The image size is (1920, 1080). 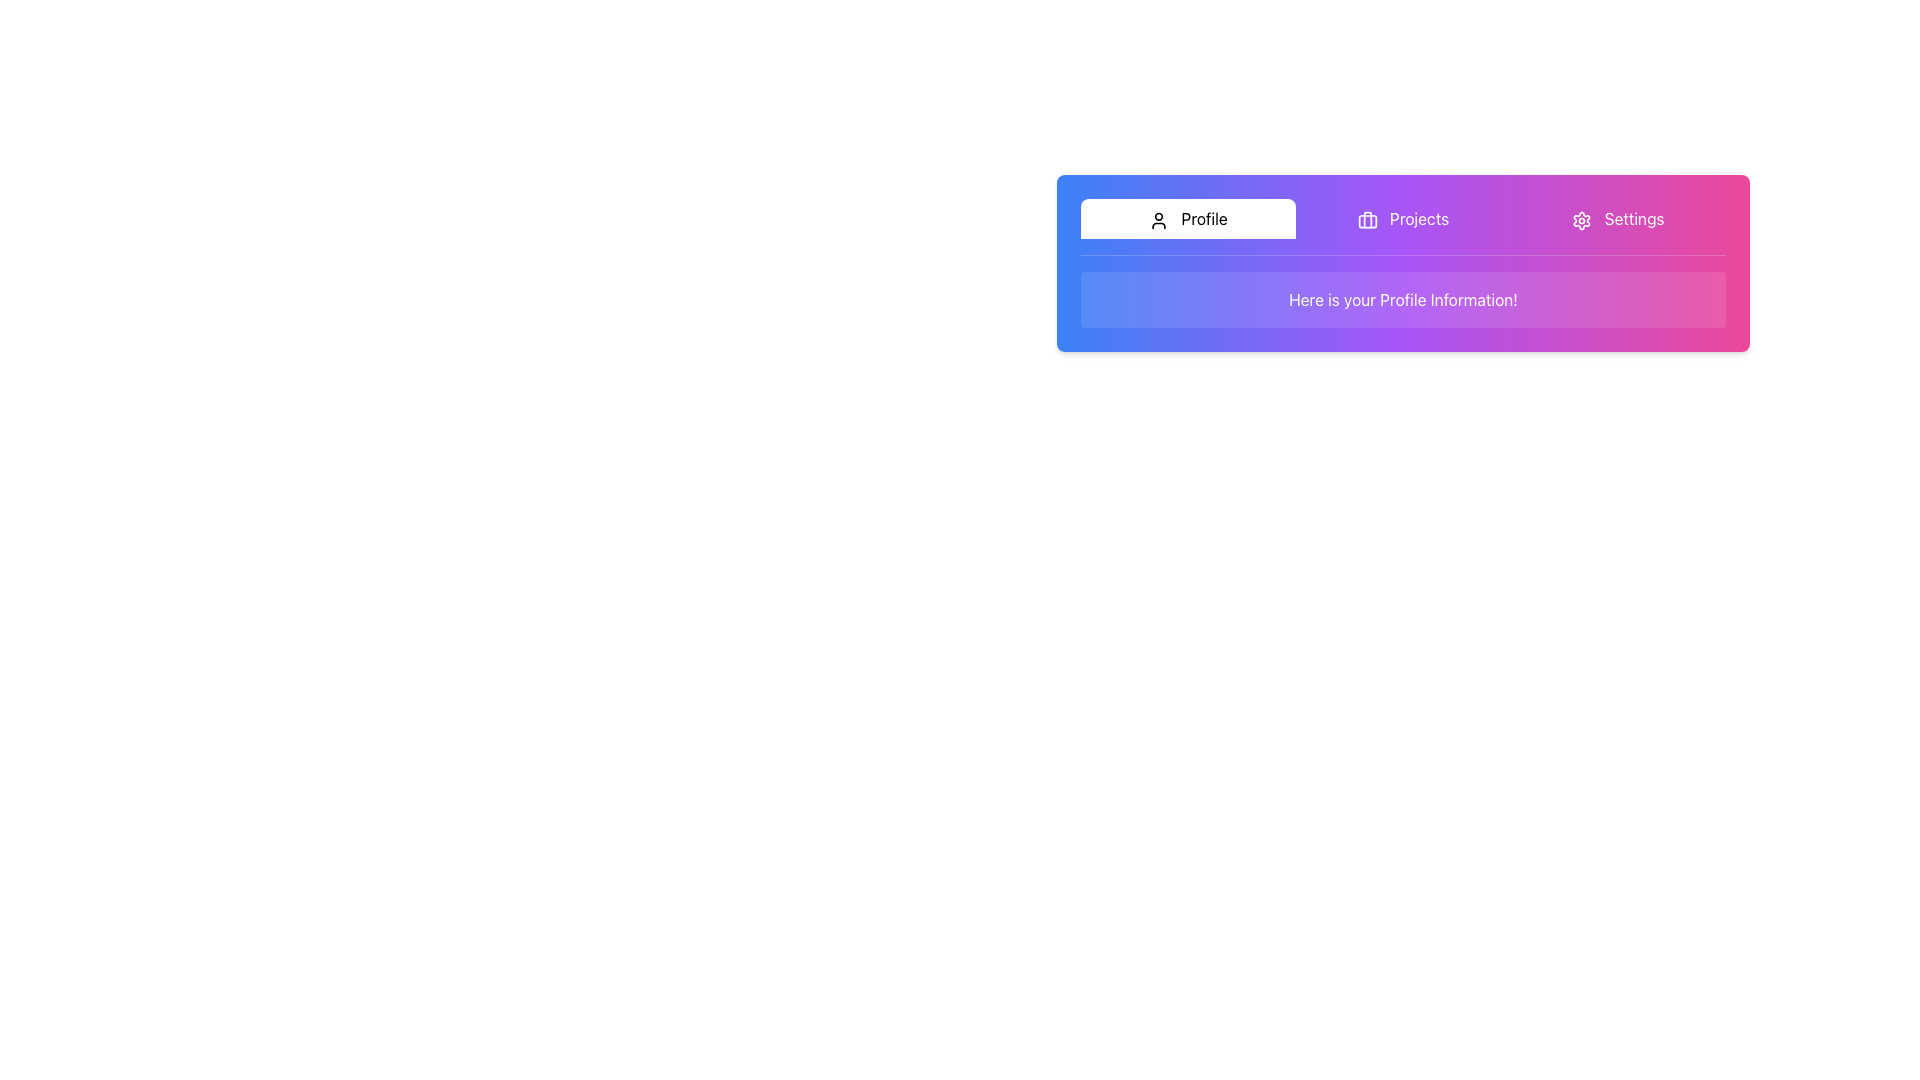 I want to click on the Navigation Menu at the top of the colored card for visual feedback, so click(x=1402, y=226).